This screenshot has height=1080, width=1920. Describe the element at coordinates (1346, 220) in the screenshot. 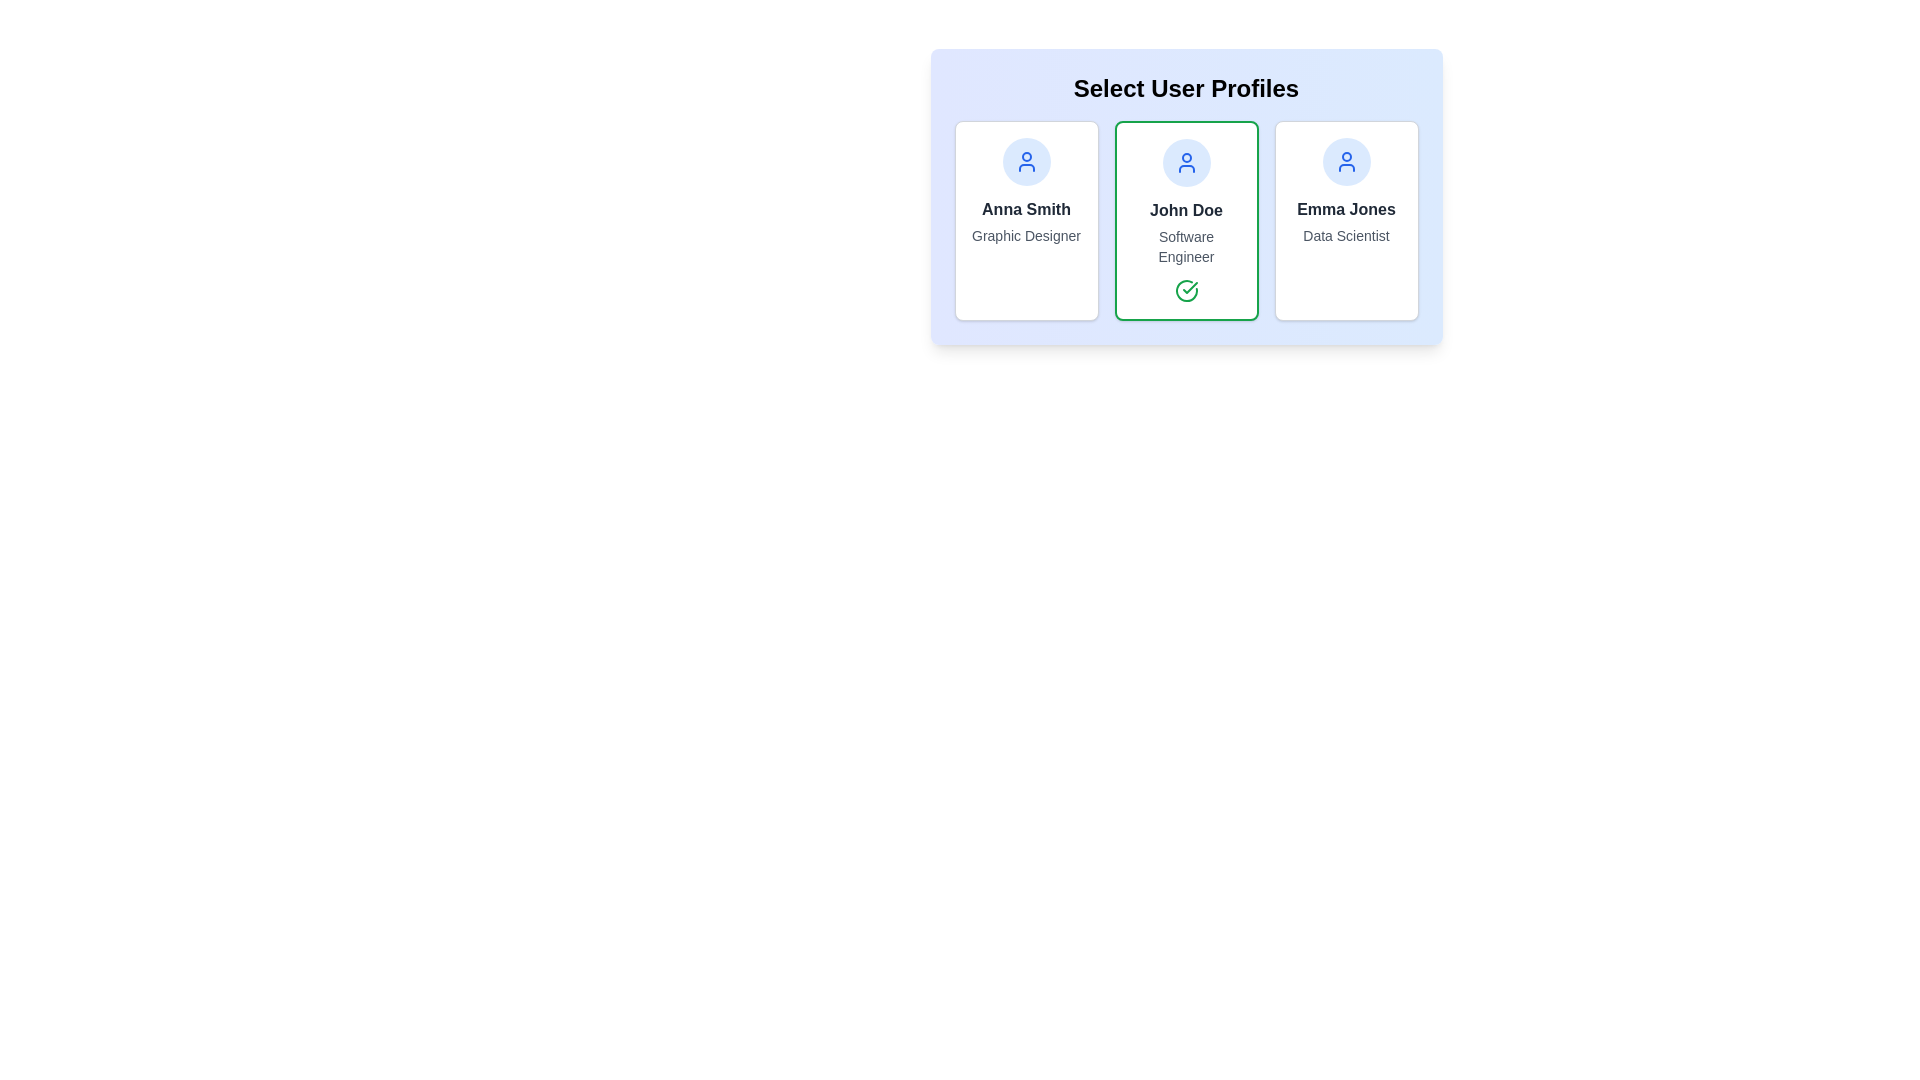

I see `the user profile Emma Jones` at that location.